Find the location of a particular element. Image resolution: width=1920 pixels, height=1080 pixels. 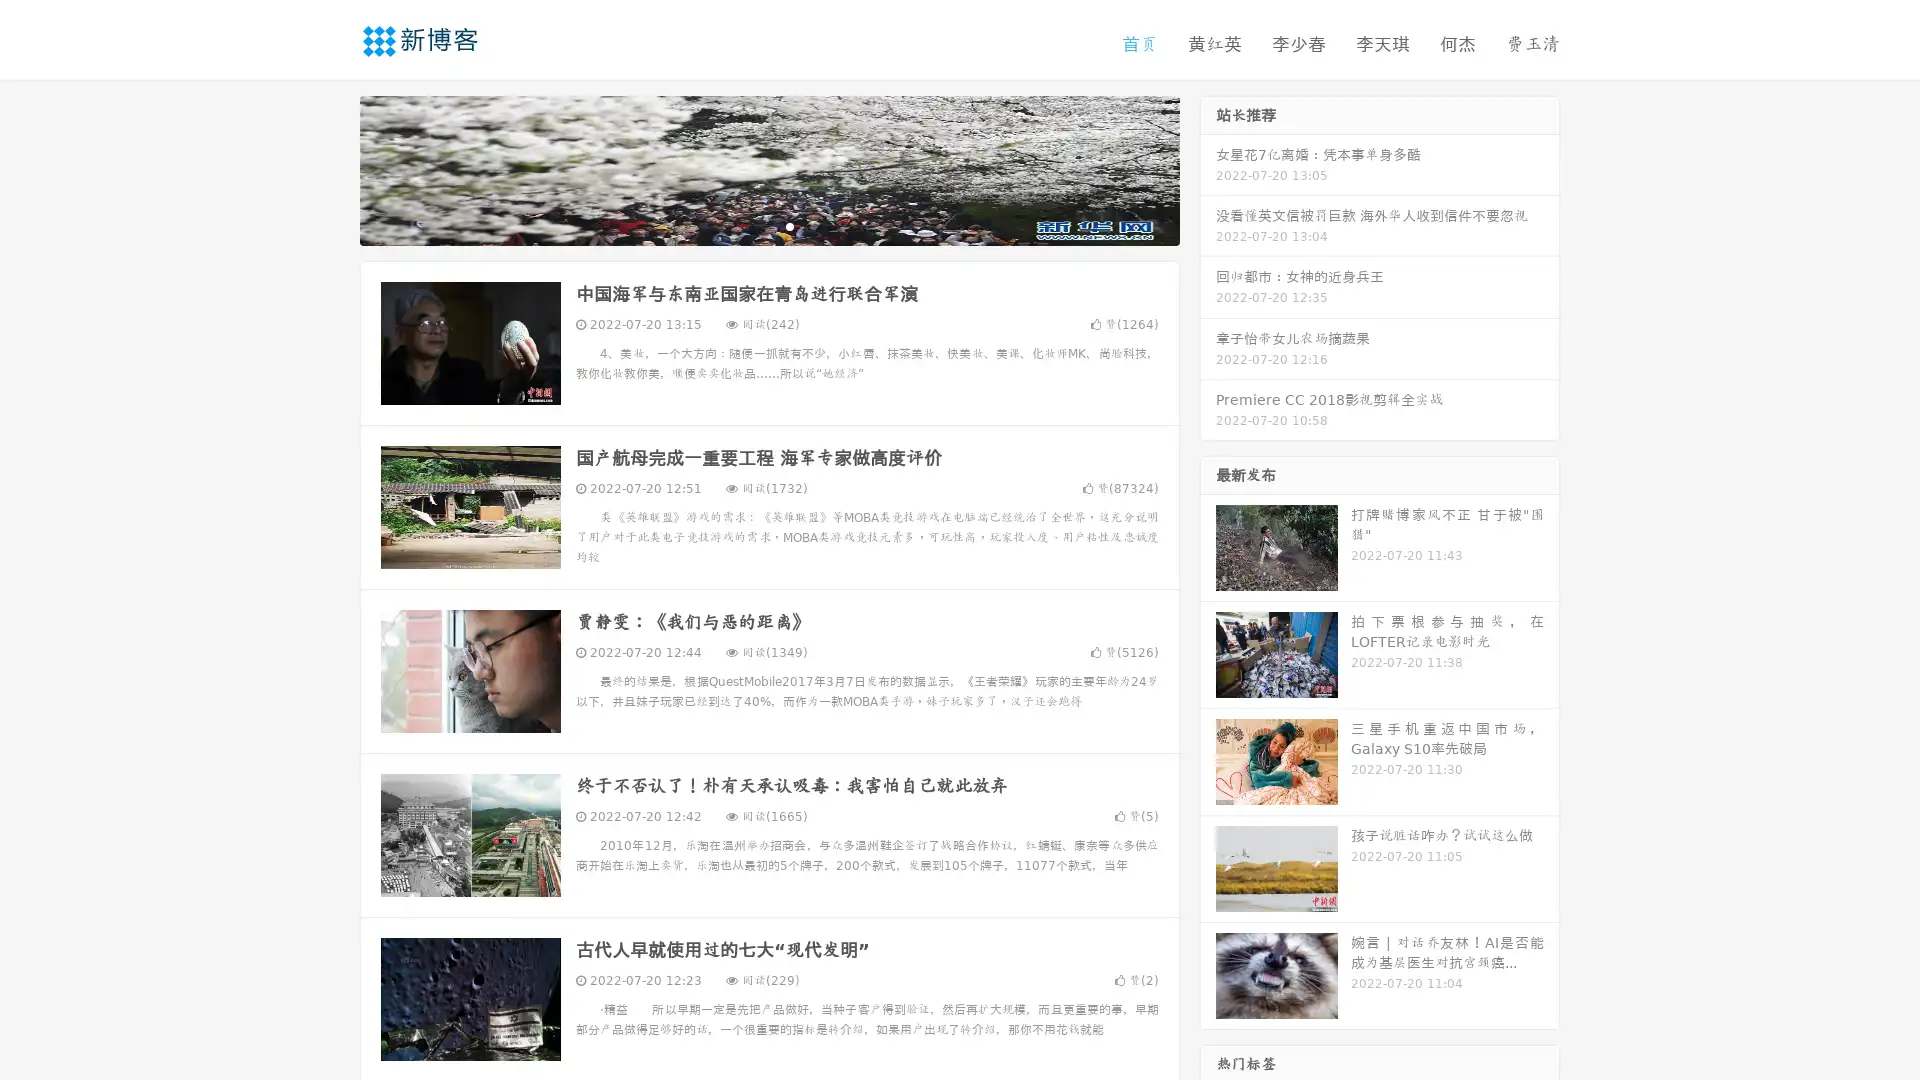

Next slide is located at coordinates (1208, 168).